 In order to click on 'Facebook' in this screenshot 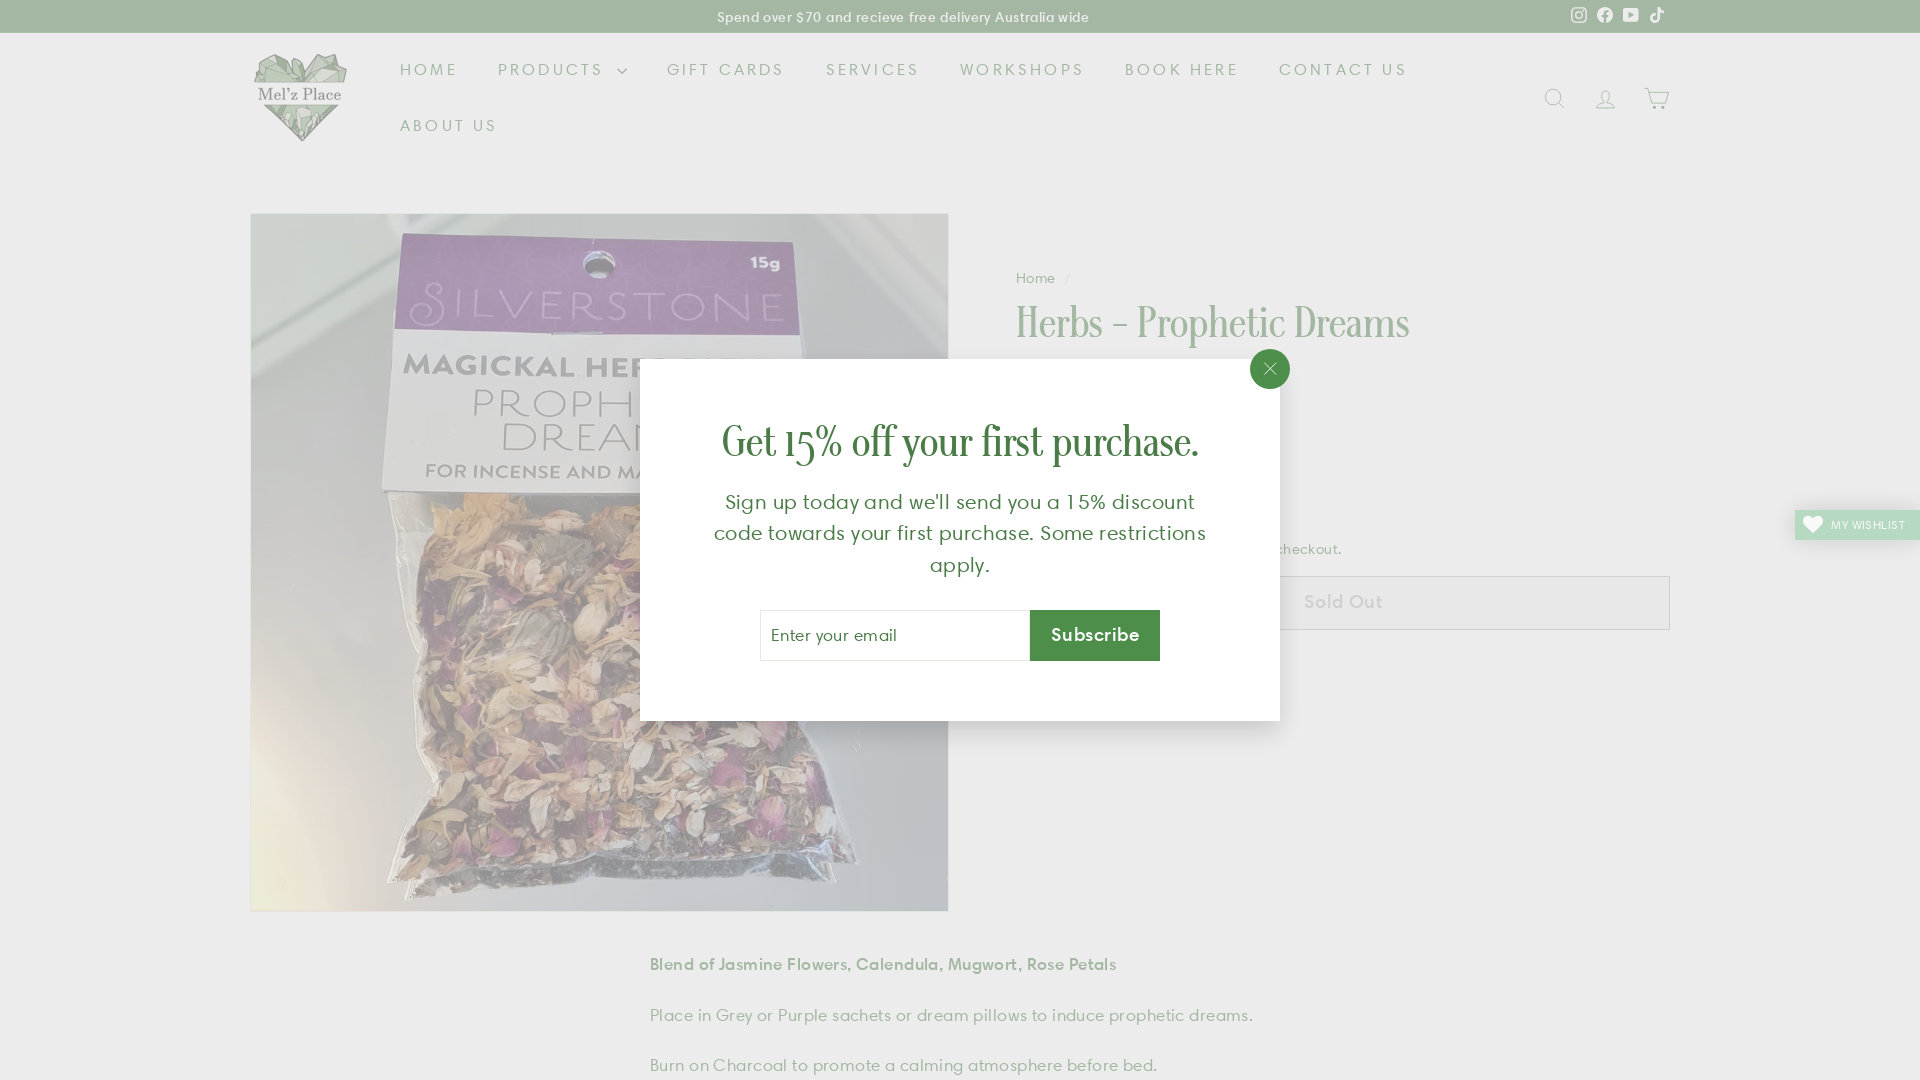, I will do `click(1604, 16)`.